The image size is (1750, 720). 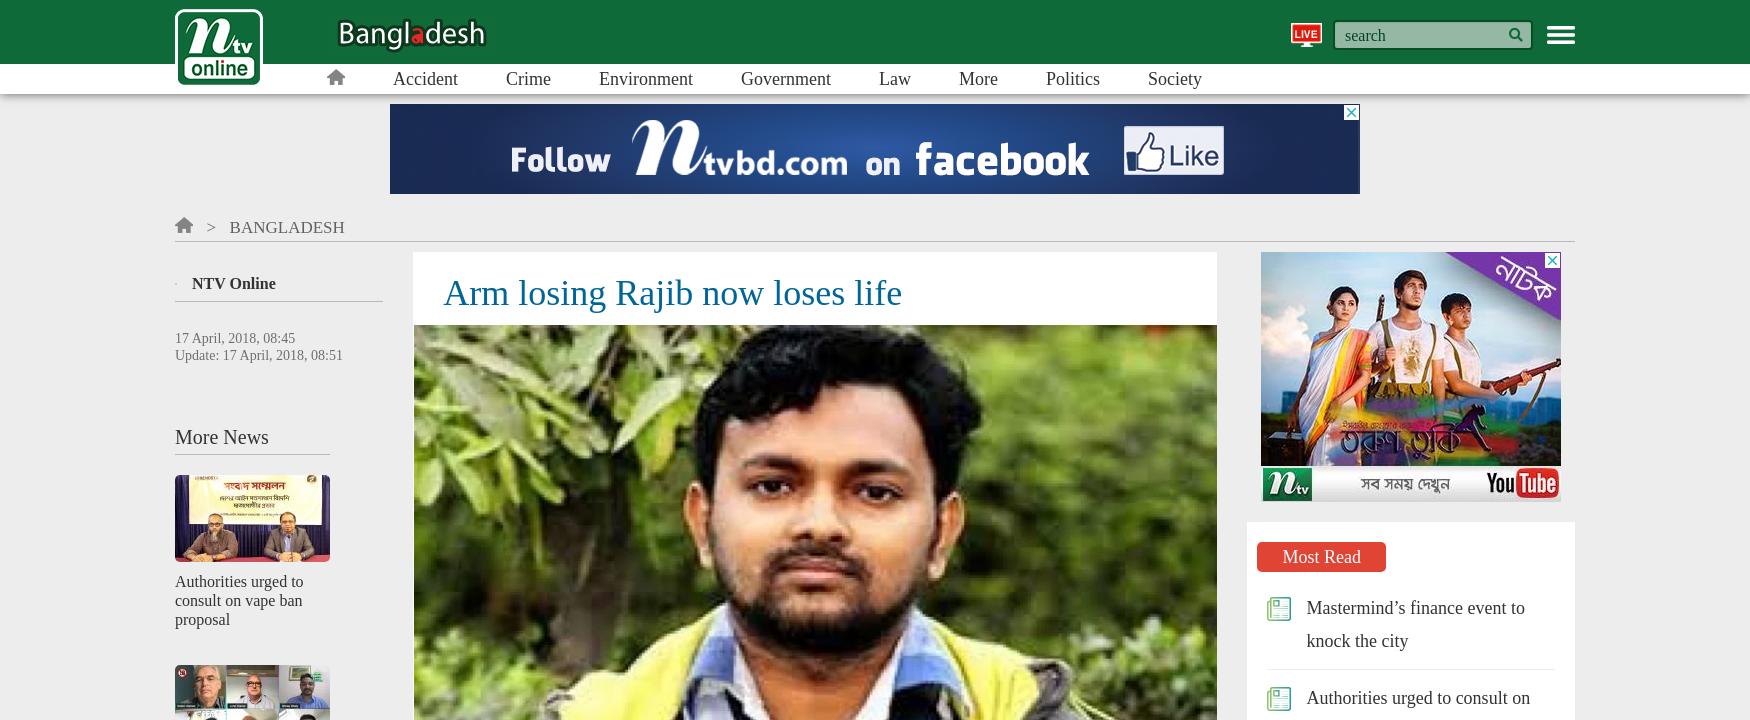 I want to click on 'Environment', so click(x=597, y=77).